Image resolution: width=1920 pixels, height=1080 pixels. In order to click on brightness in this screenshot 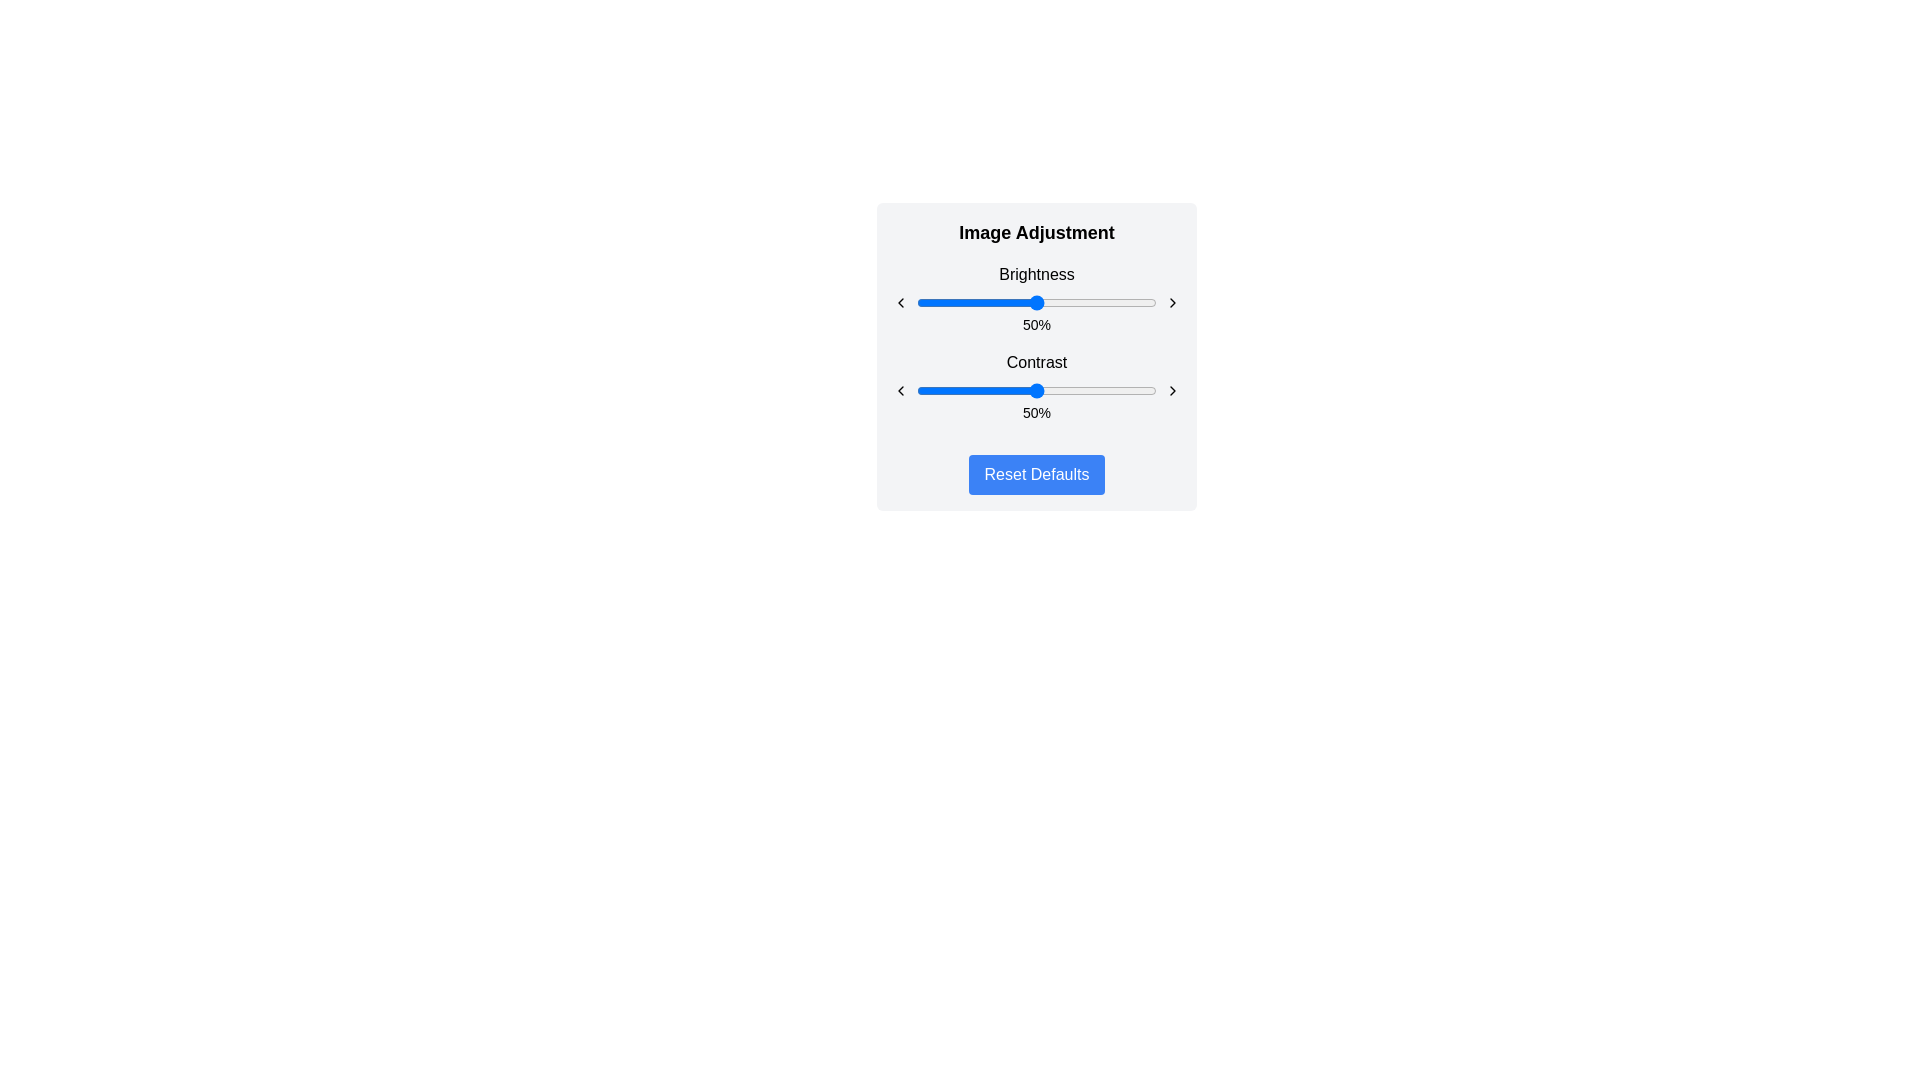, I will do `click(1115, 303)`.